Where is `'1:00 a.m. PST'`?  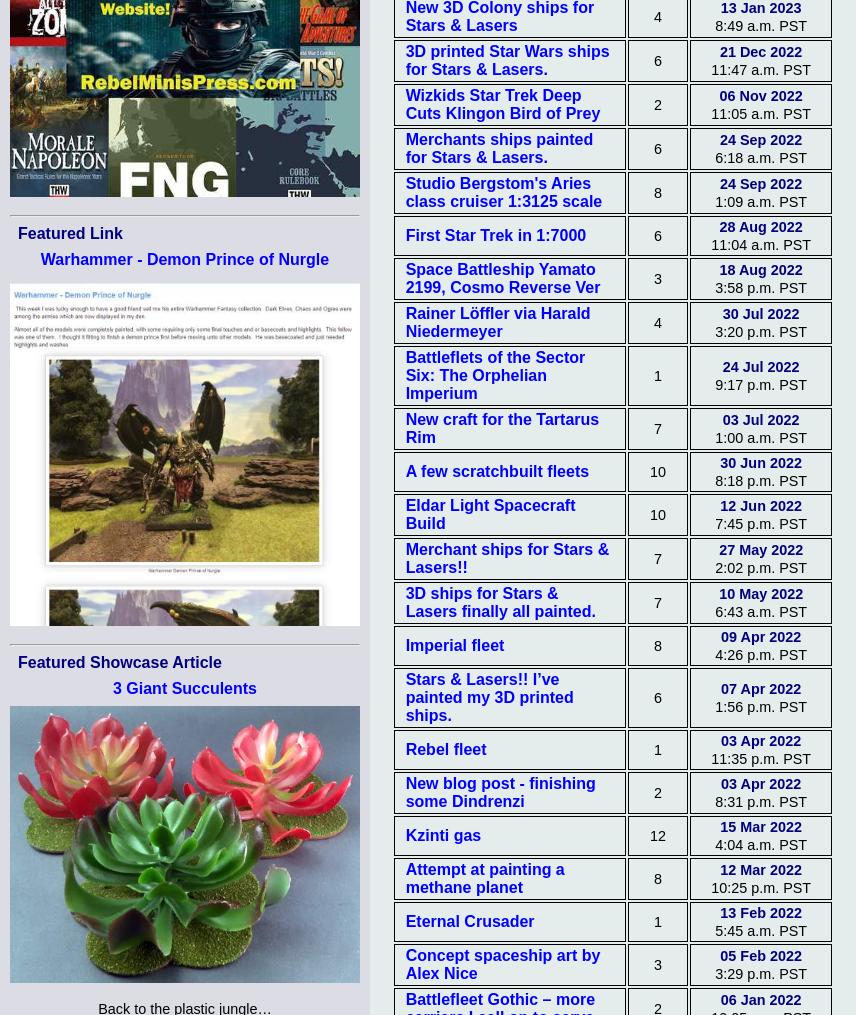 '1:00 a.m. PST' is located at coordinates (759, 436).